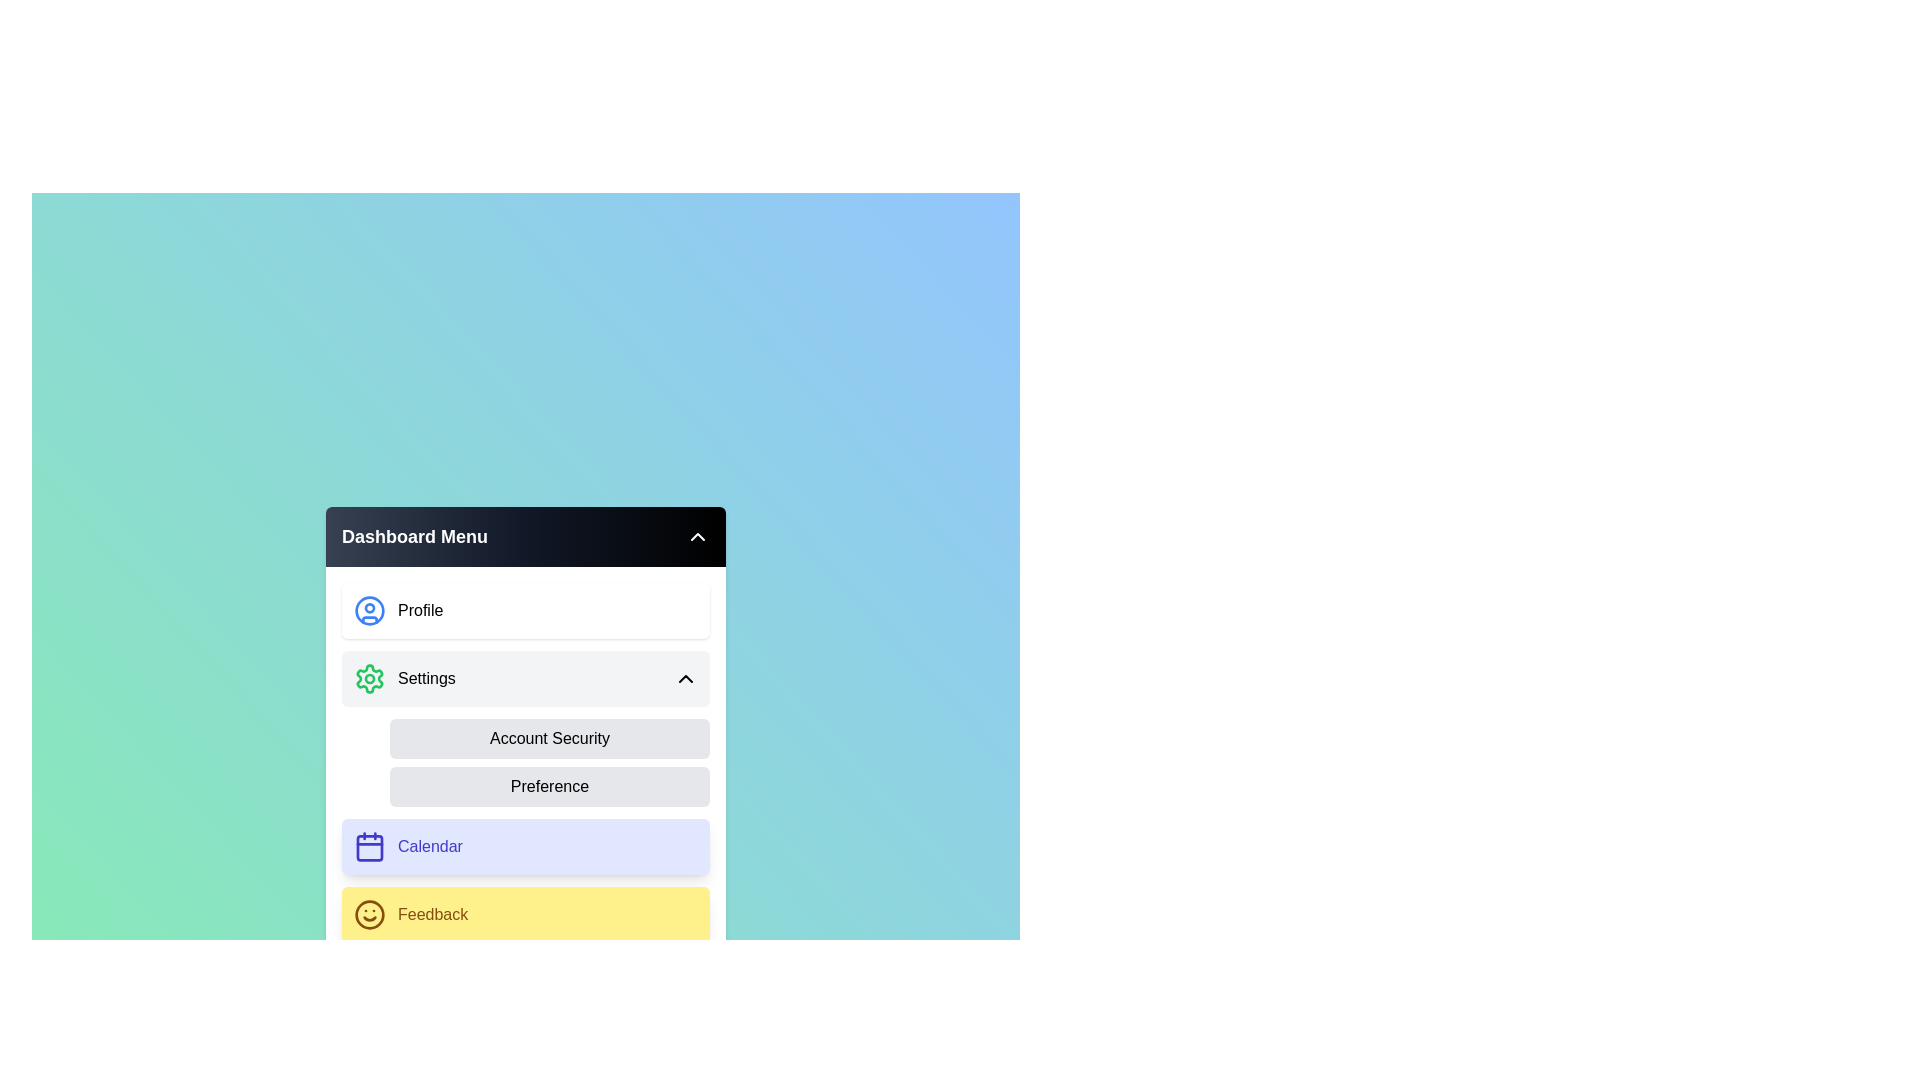 This screenshot has height=1080, width=1920. What do you see at coordinates (369, 609) in the screenshot?
I see `the outermost circular shape of the blue-stroked icon adjacent to the 'Profile' menu entry` at bounding box center [369, 609].